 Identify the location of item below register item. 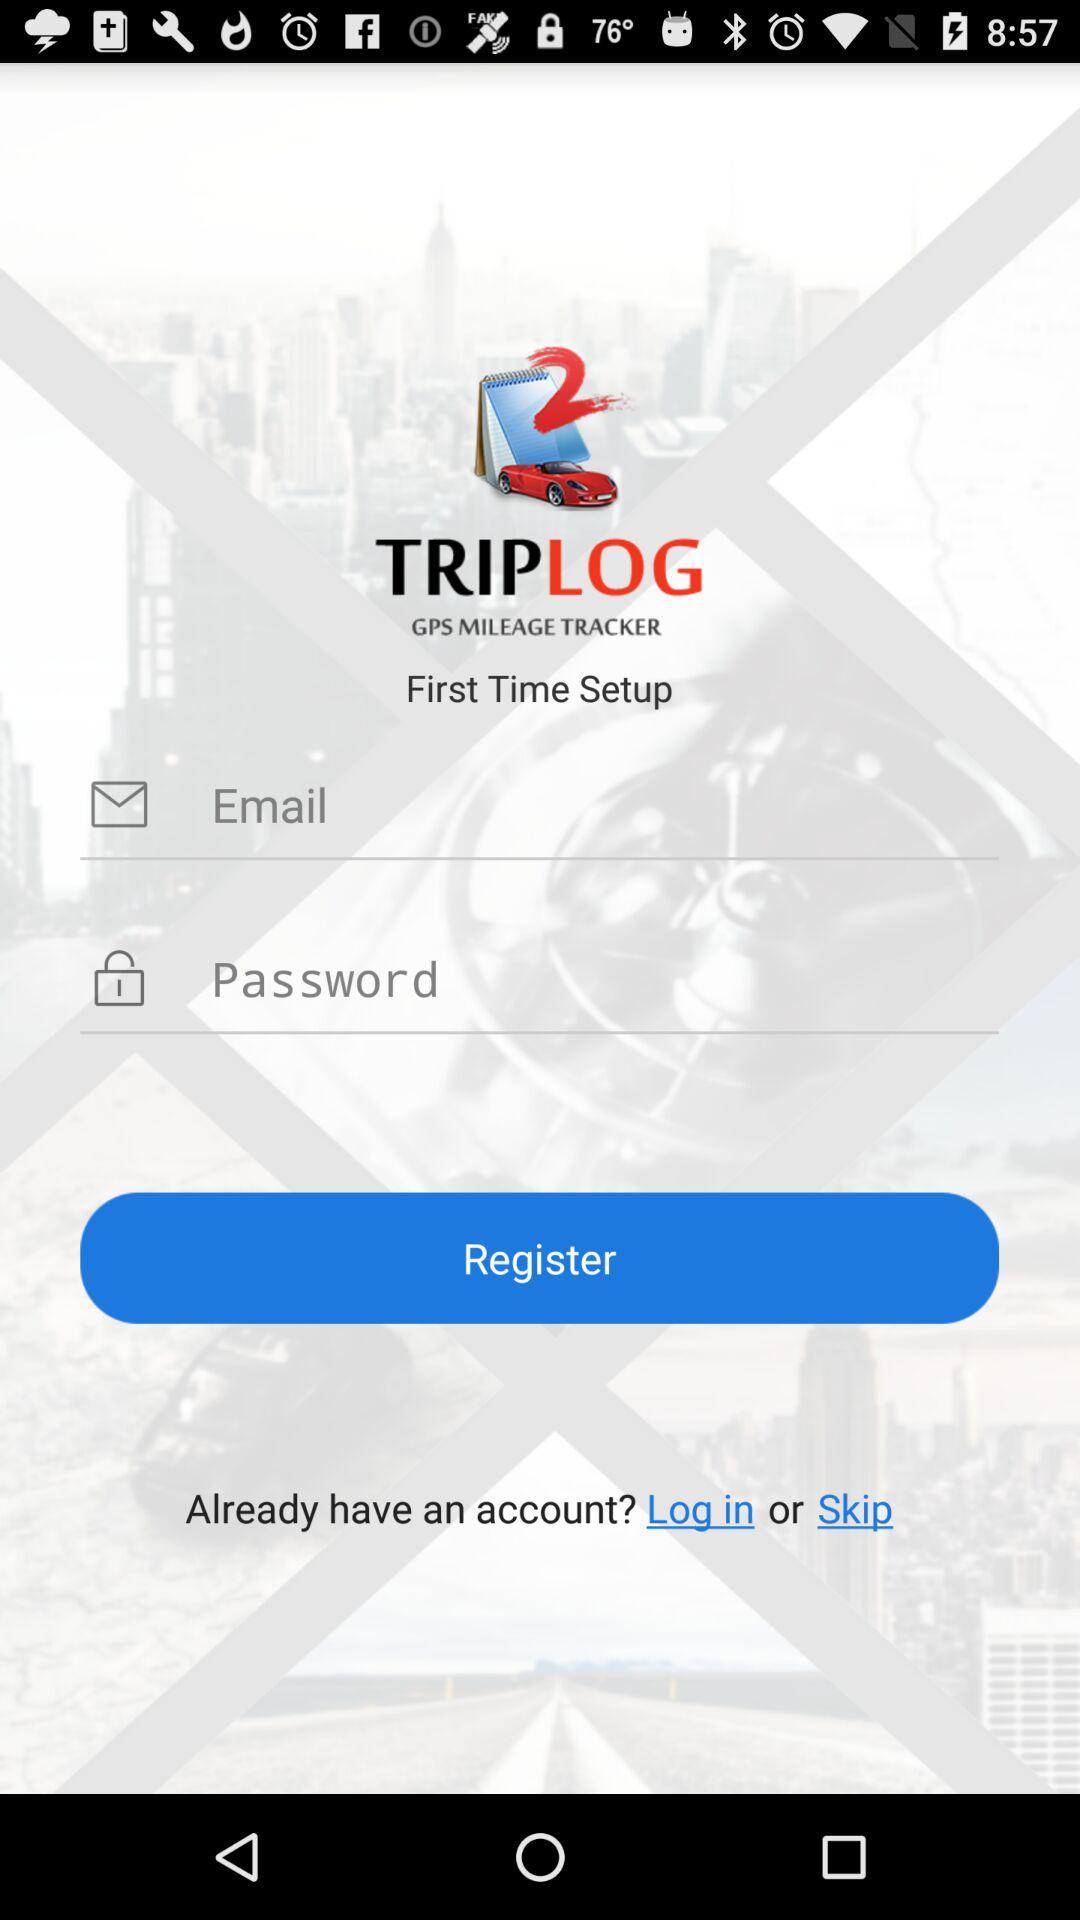
(855, 1507).